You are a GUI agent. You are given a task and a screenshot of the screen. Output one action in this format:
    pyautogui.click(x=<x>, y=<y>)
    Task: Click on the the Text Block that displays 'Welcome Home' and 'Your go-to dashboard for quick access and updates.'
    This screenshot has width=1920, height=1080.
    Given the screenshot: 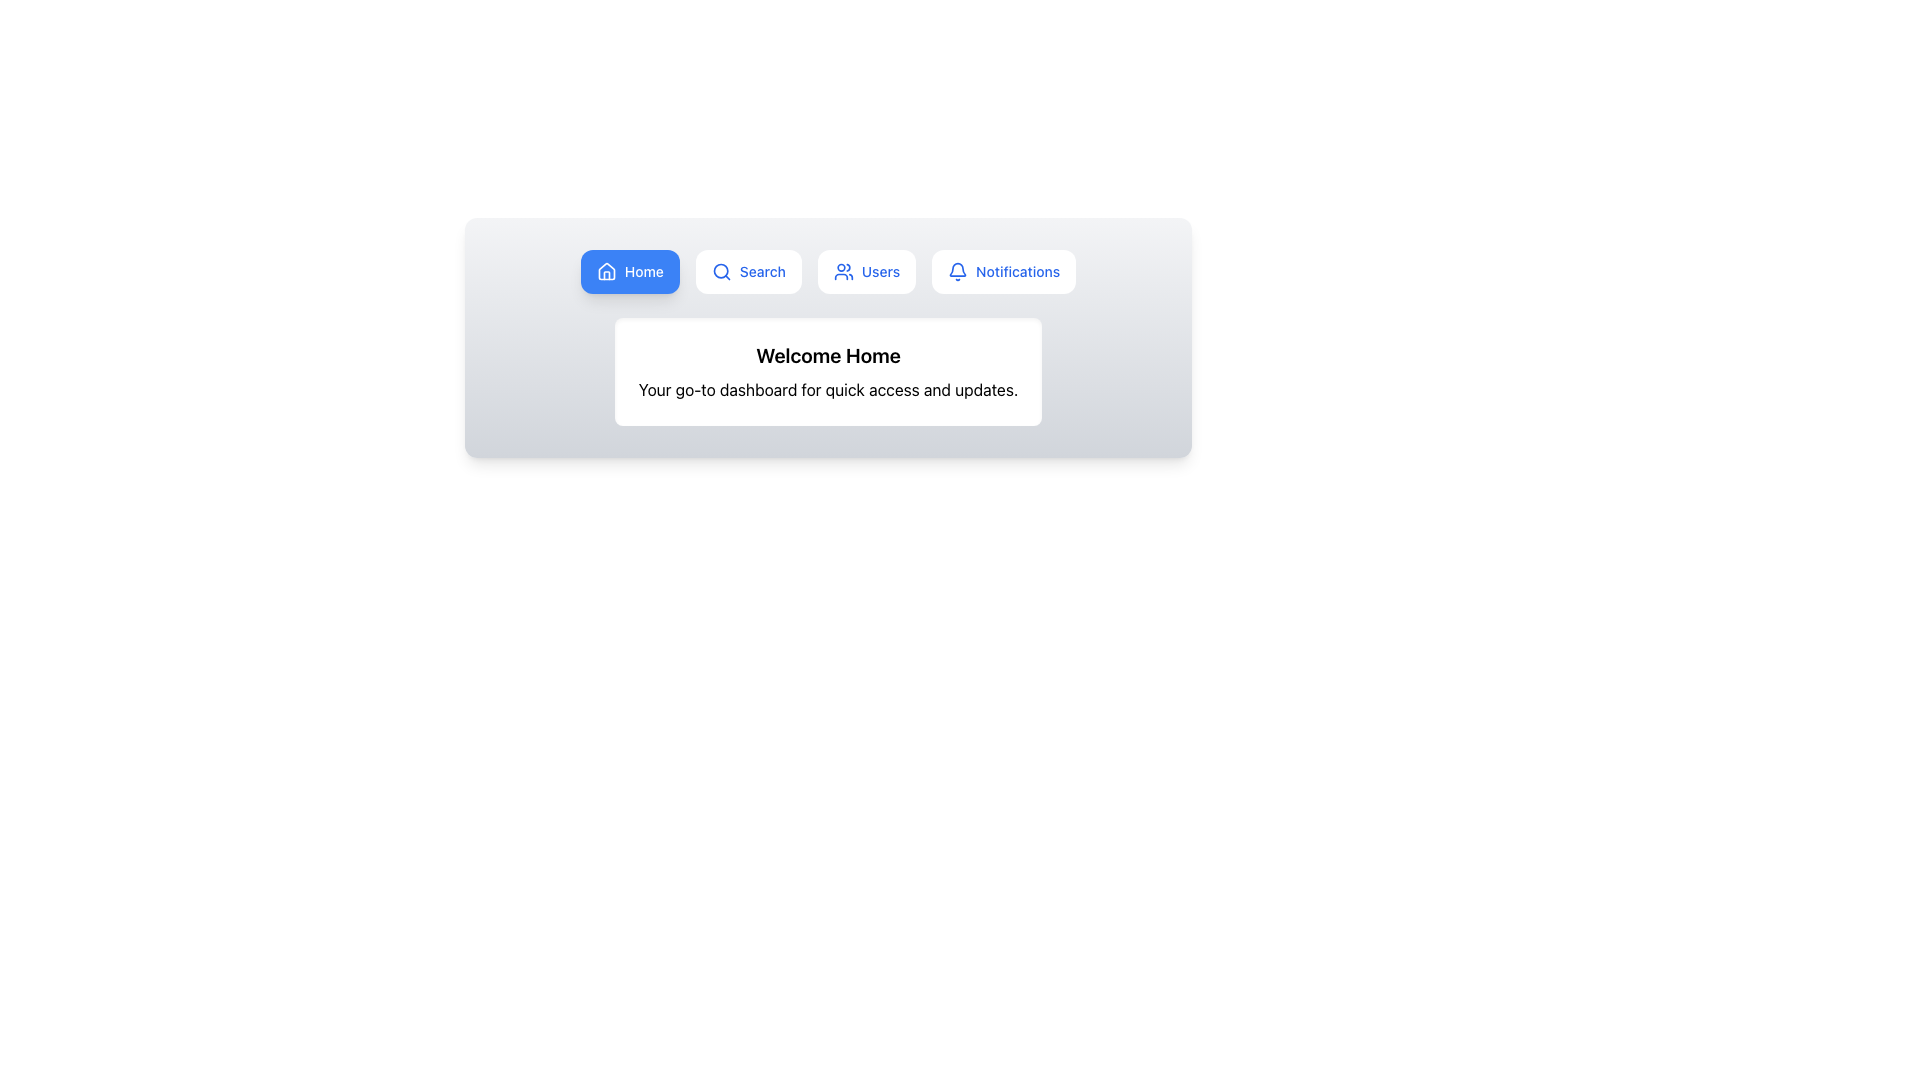 What is the action you would take?
    pyautogui.click(x=828, y=371)
    